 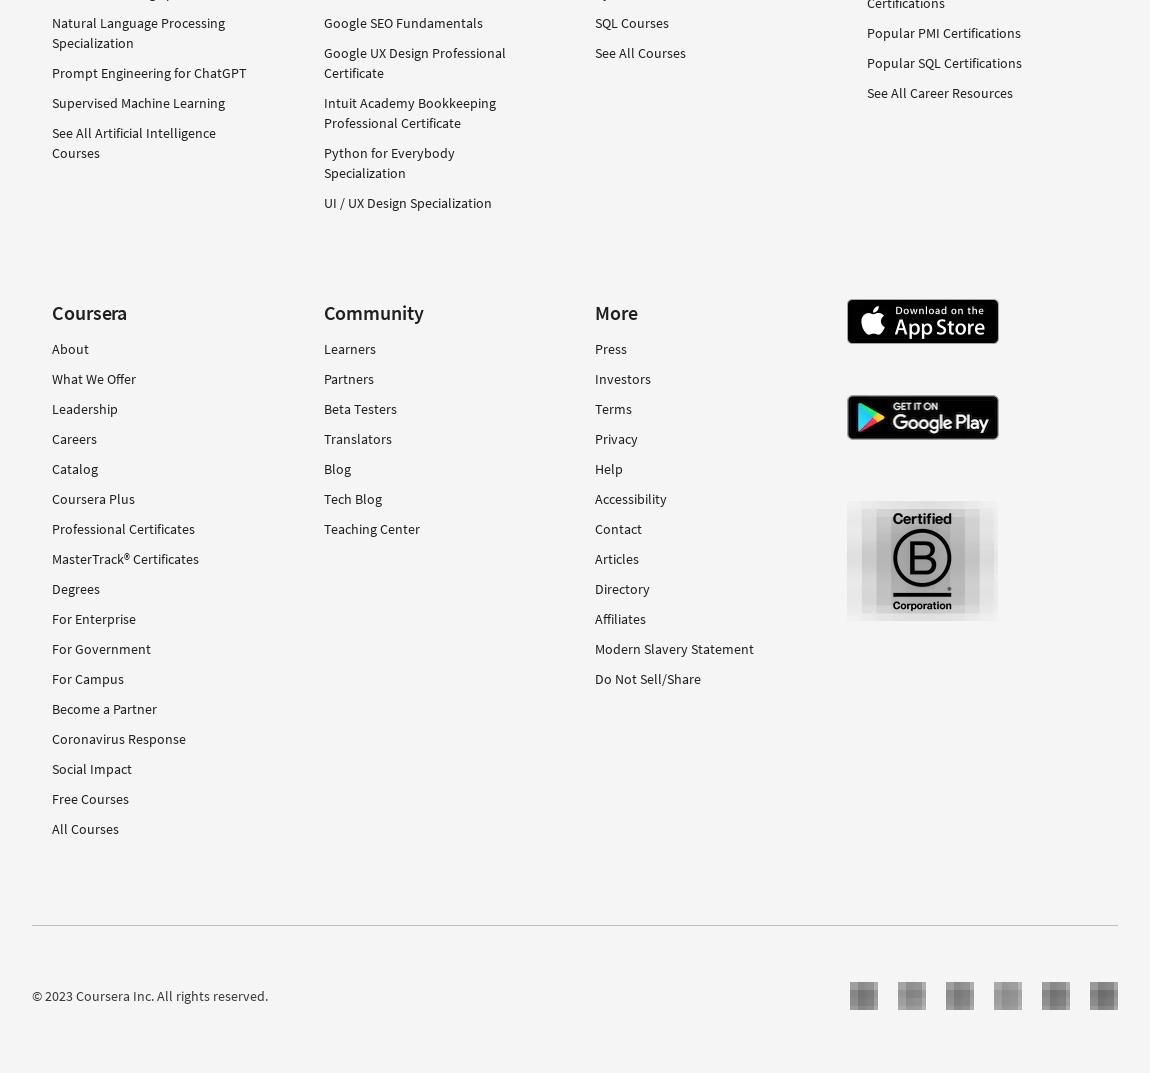 I want to click on 'Leadership', so click(x=83, y=406).